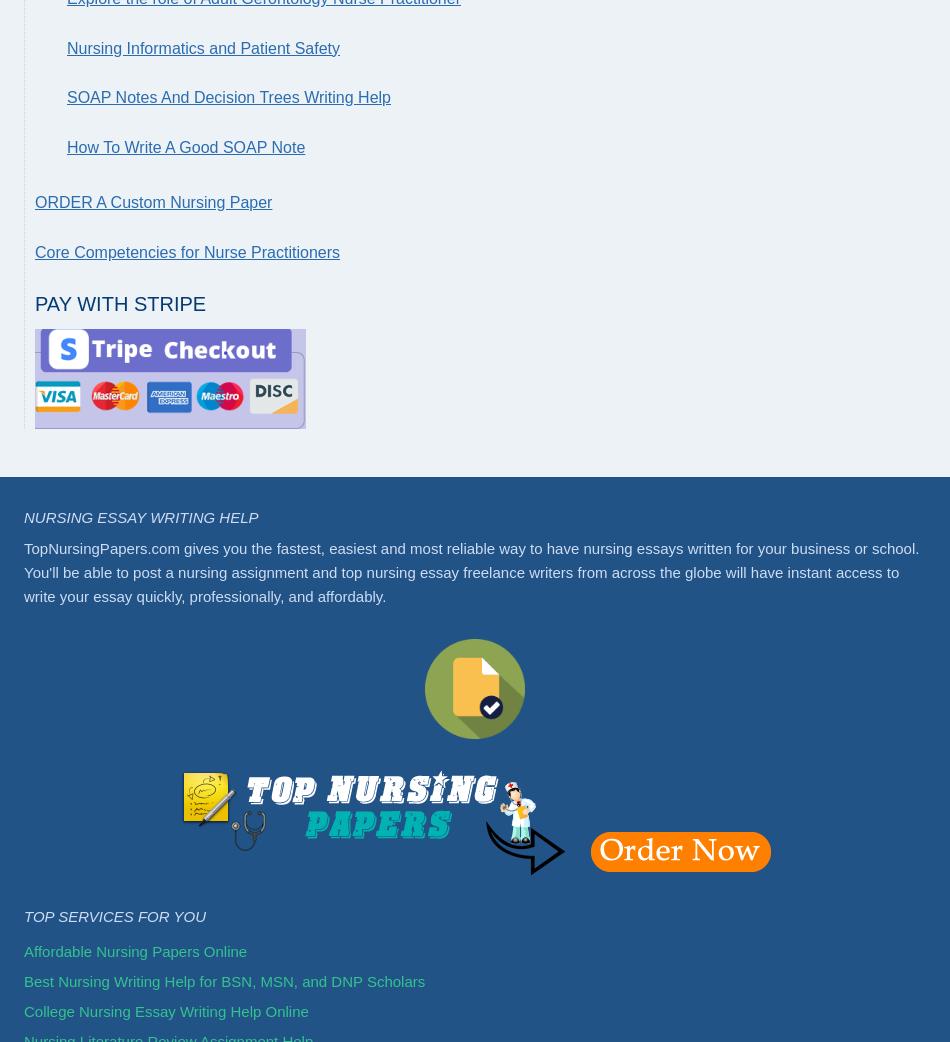  I want to click on 'TopNursingPapers.com gives you the fastest, easiest and most reliable way to have nursing essays written for your business or school. You'll be able to post a nursing assignment and top nursing essay freelance writers from across the globe will have instant access to write your essay quickly, professionally, and affordably.', so click(24, 571).